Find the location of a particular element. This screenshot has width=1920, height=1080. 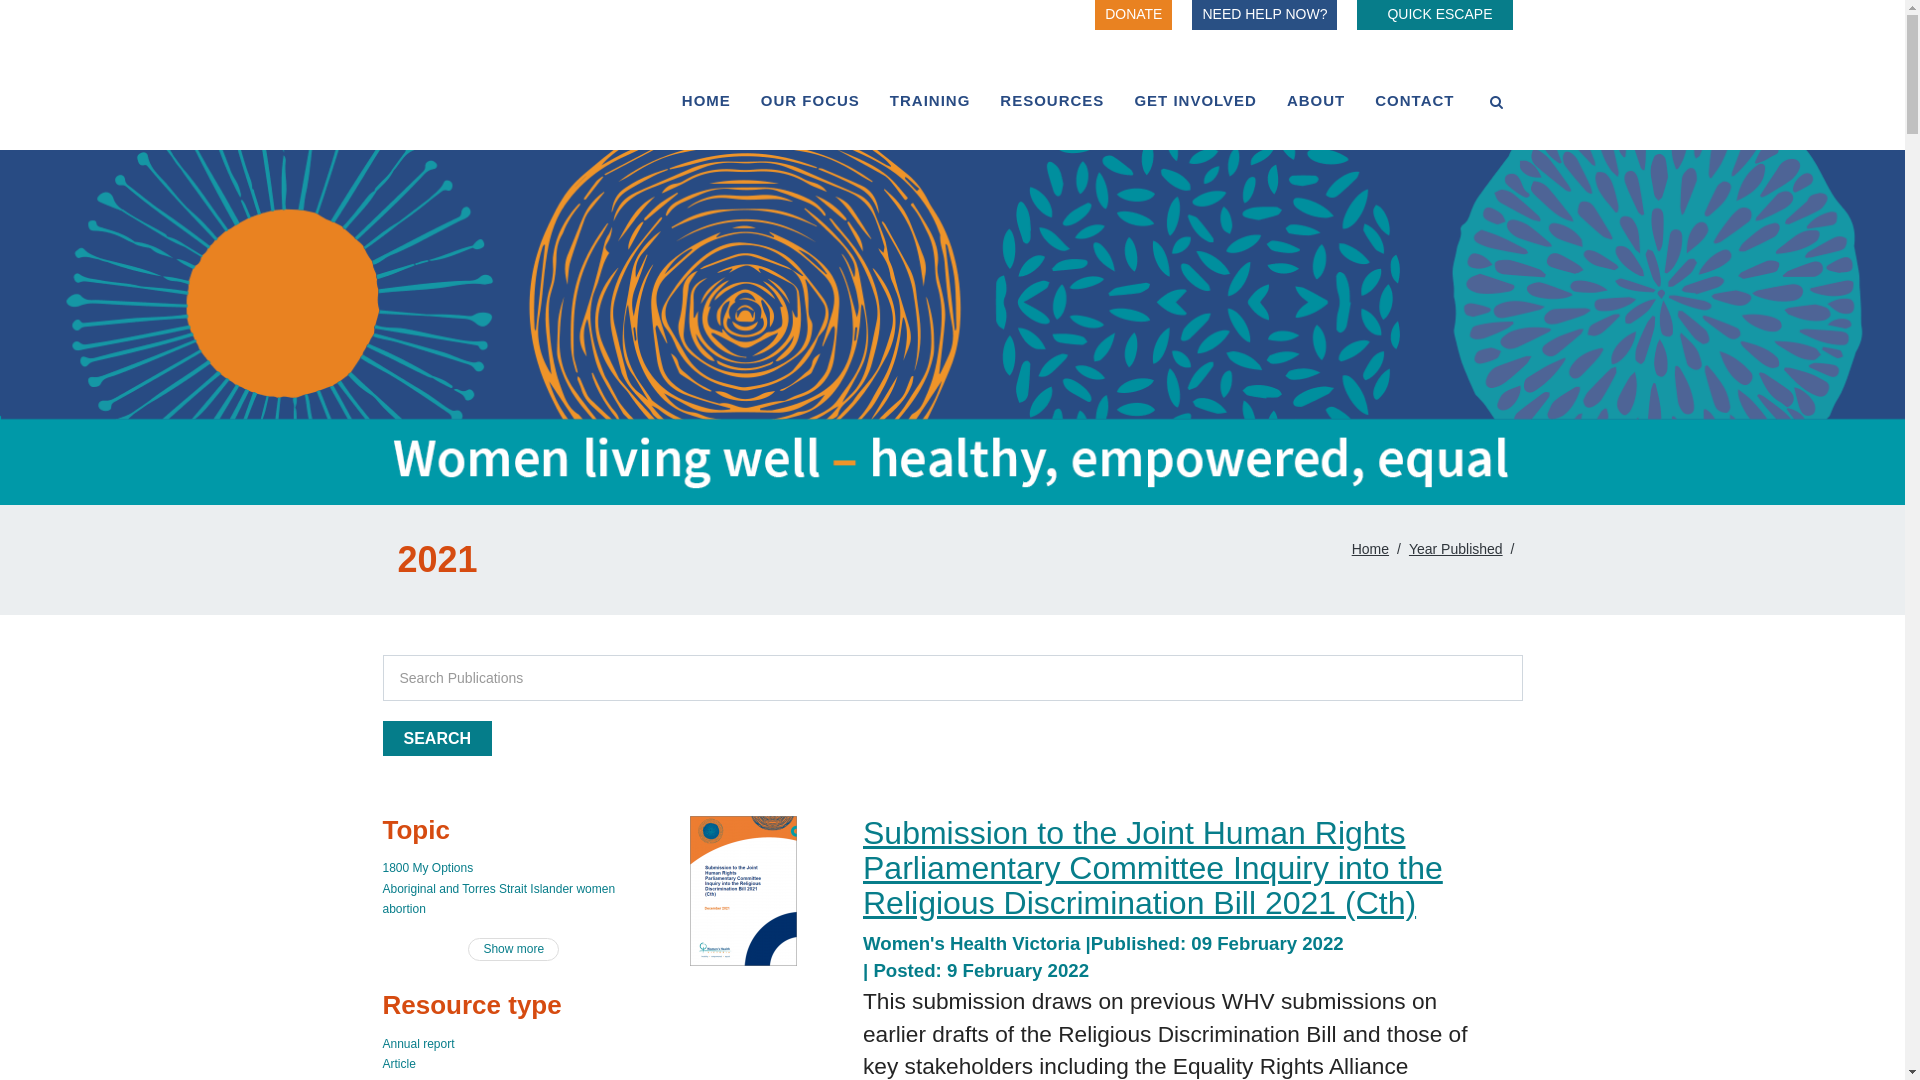

'Annual report' is located at coordinates (382, 1043).